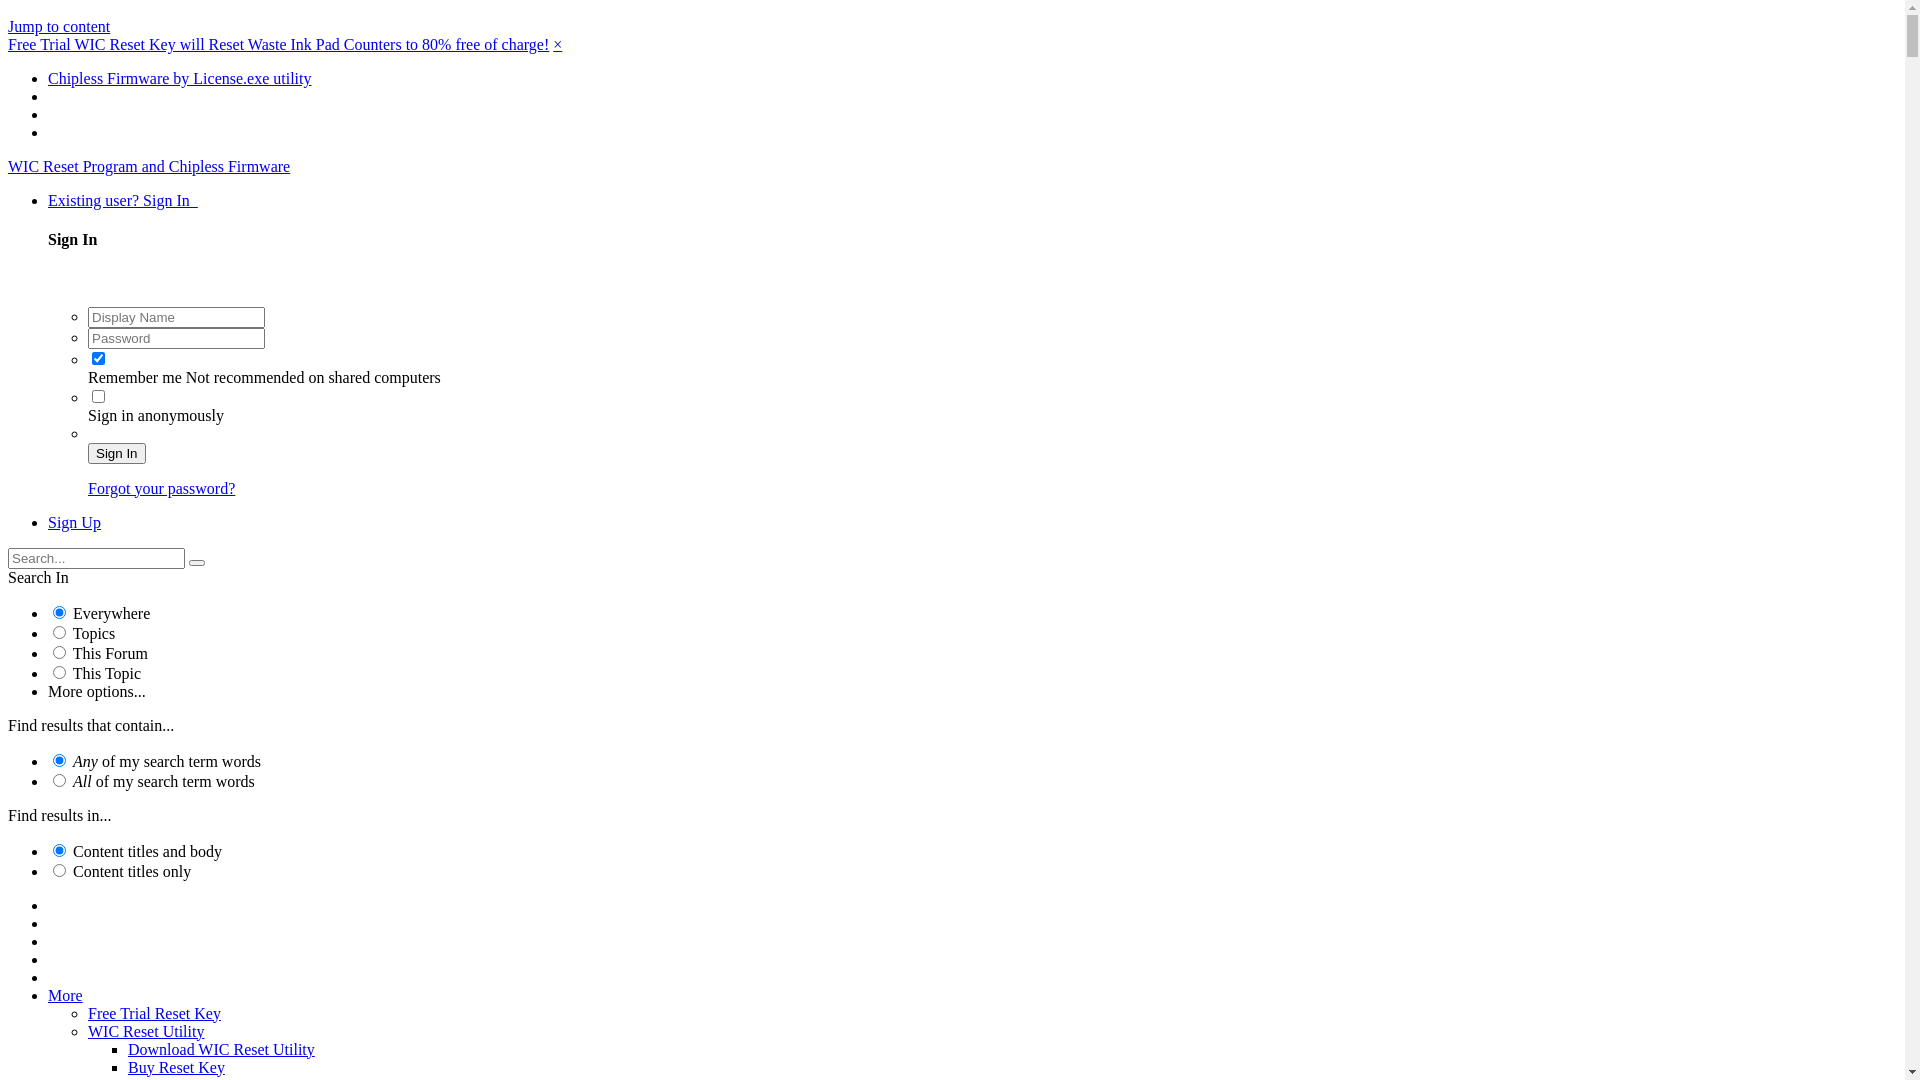  Describe the element at coordinates (127, 1066) in the screenshot. I see `'Buy Reset Key'` at that location.